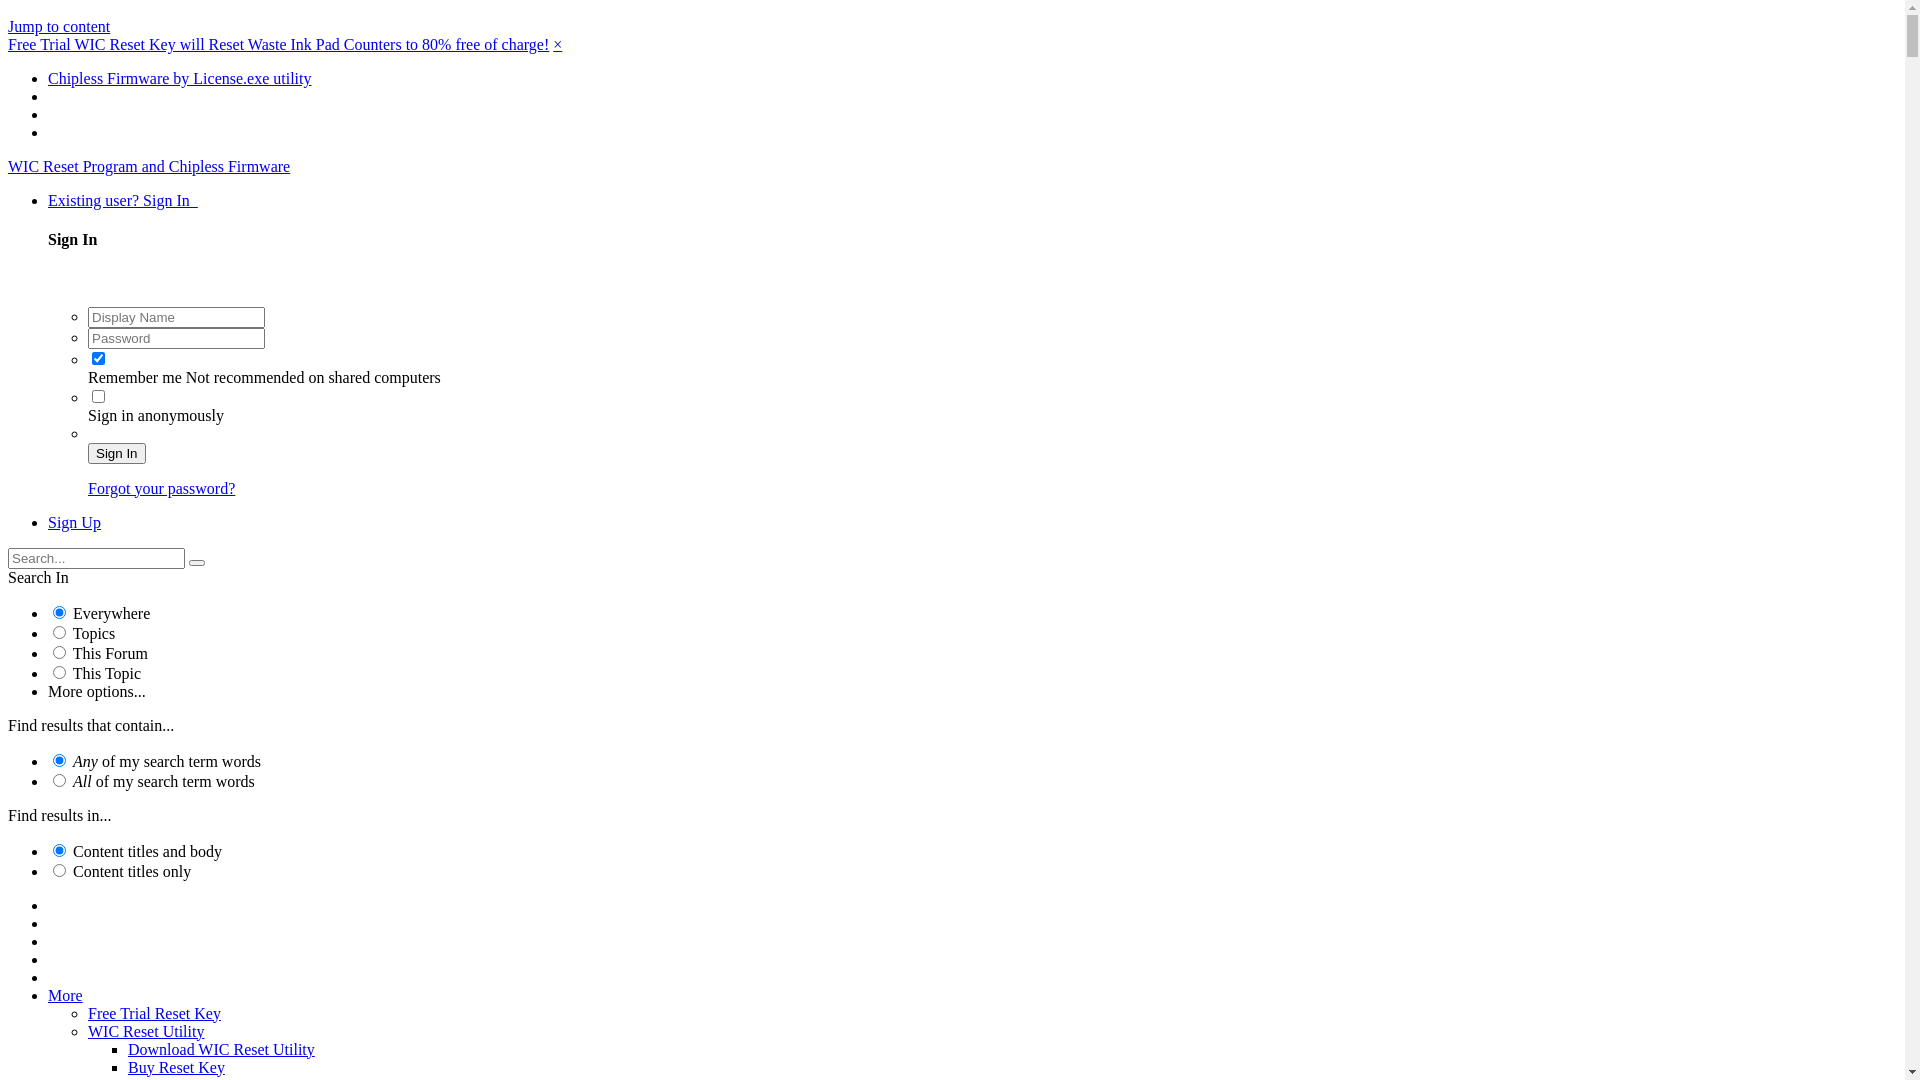  Describe the element at coordinates (127, 1066) in the screenshot. I see `'Buy Reset Key'` at that location.